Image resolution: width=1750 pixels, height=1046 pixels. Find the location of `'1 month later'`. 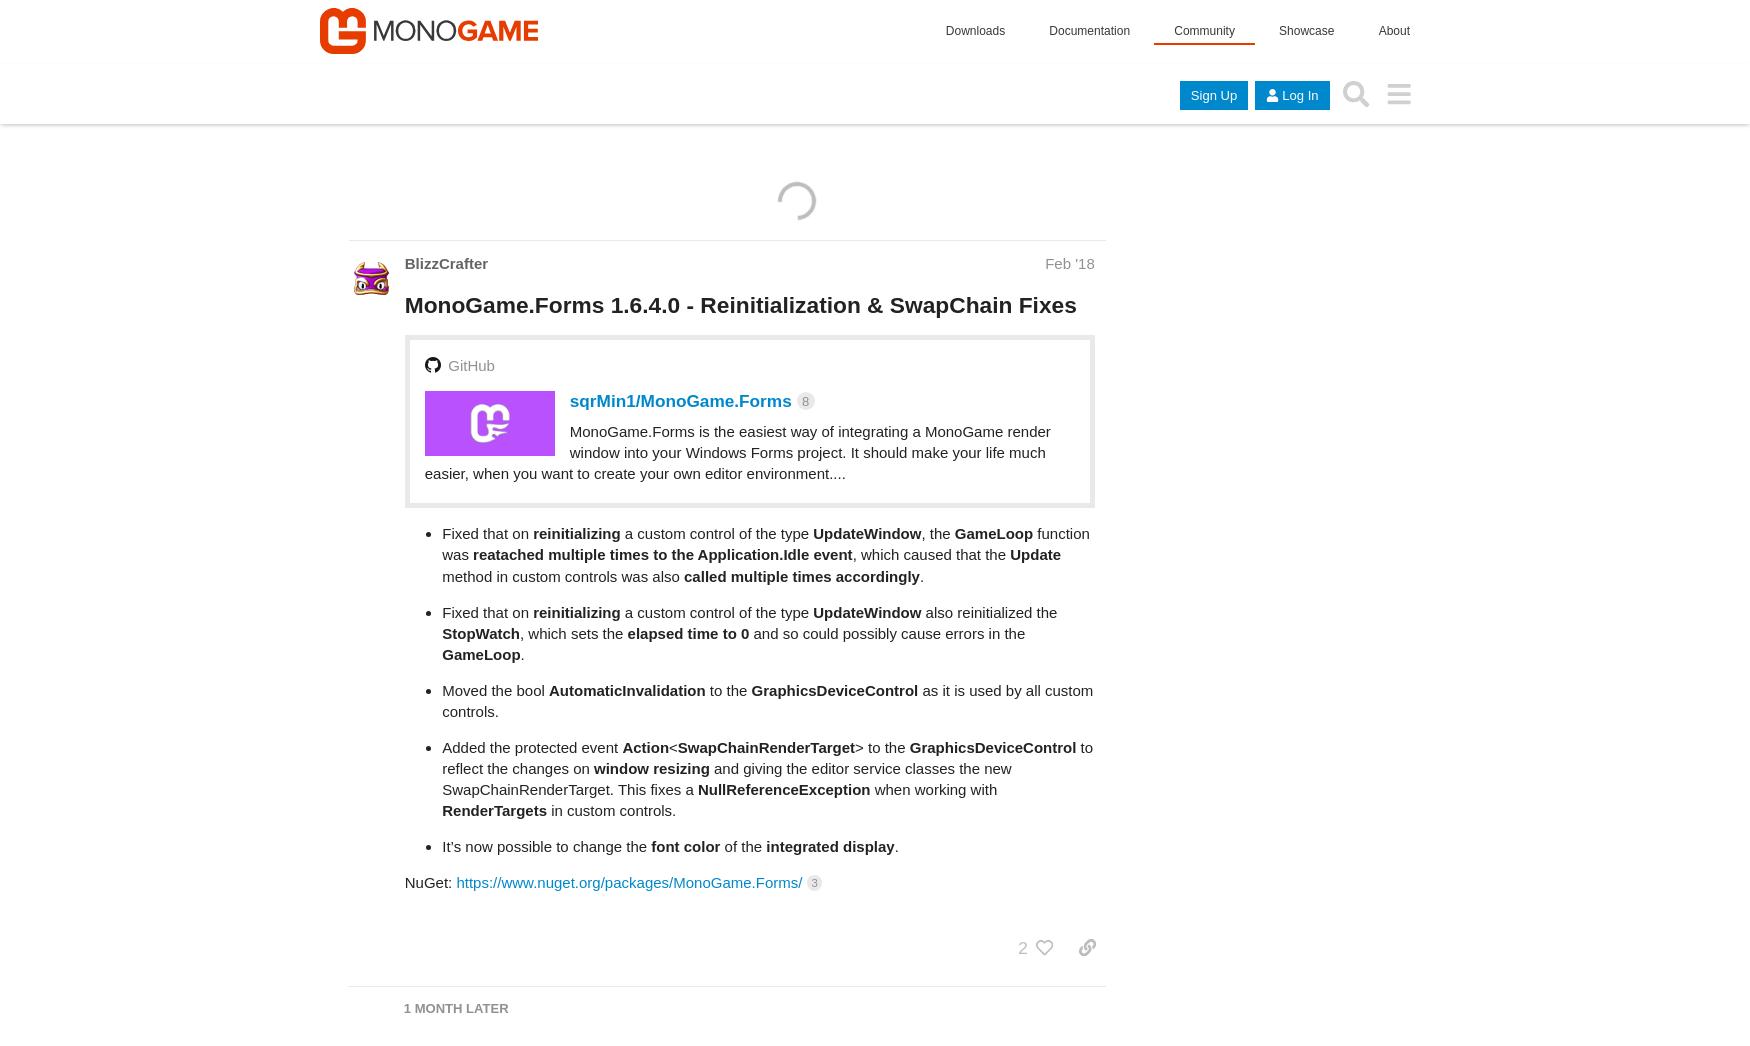

'1 month later' is located at coordinates (455, 929).